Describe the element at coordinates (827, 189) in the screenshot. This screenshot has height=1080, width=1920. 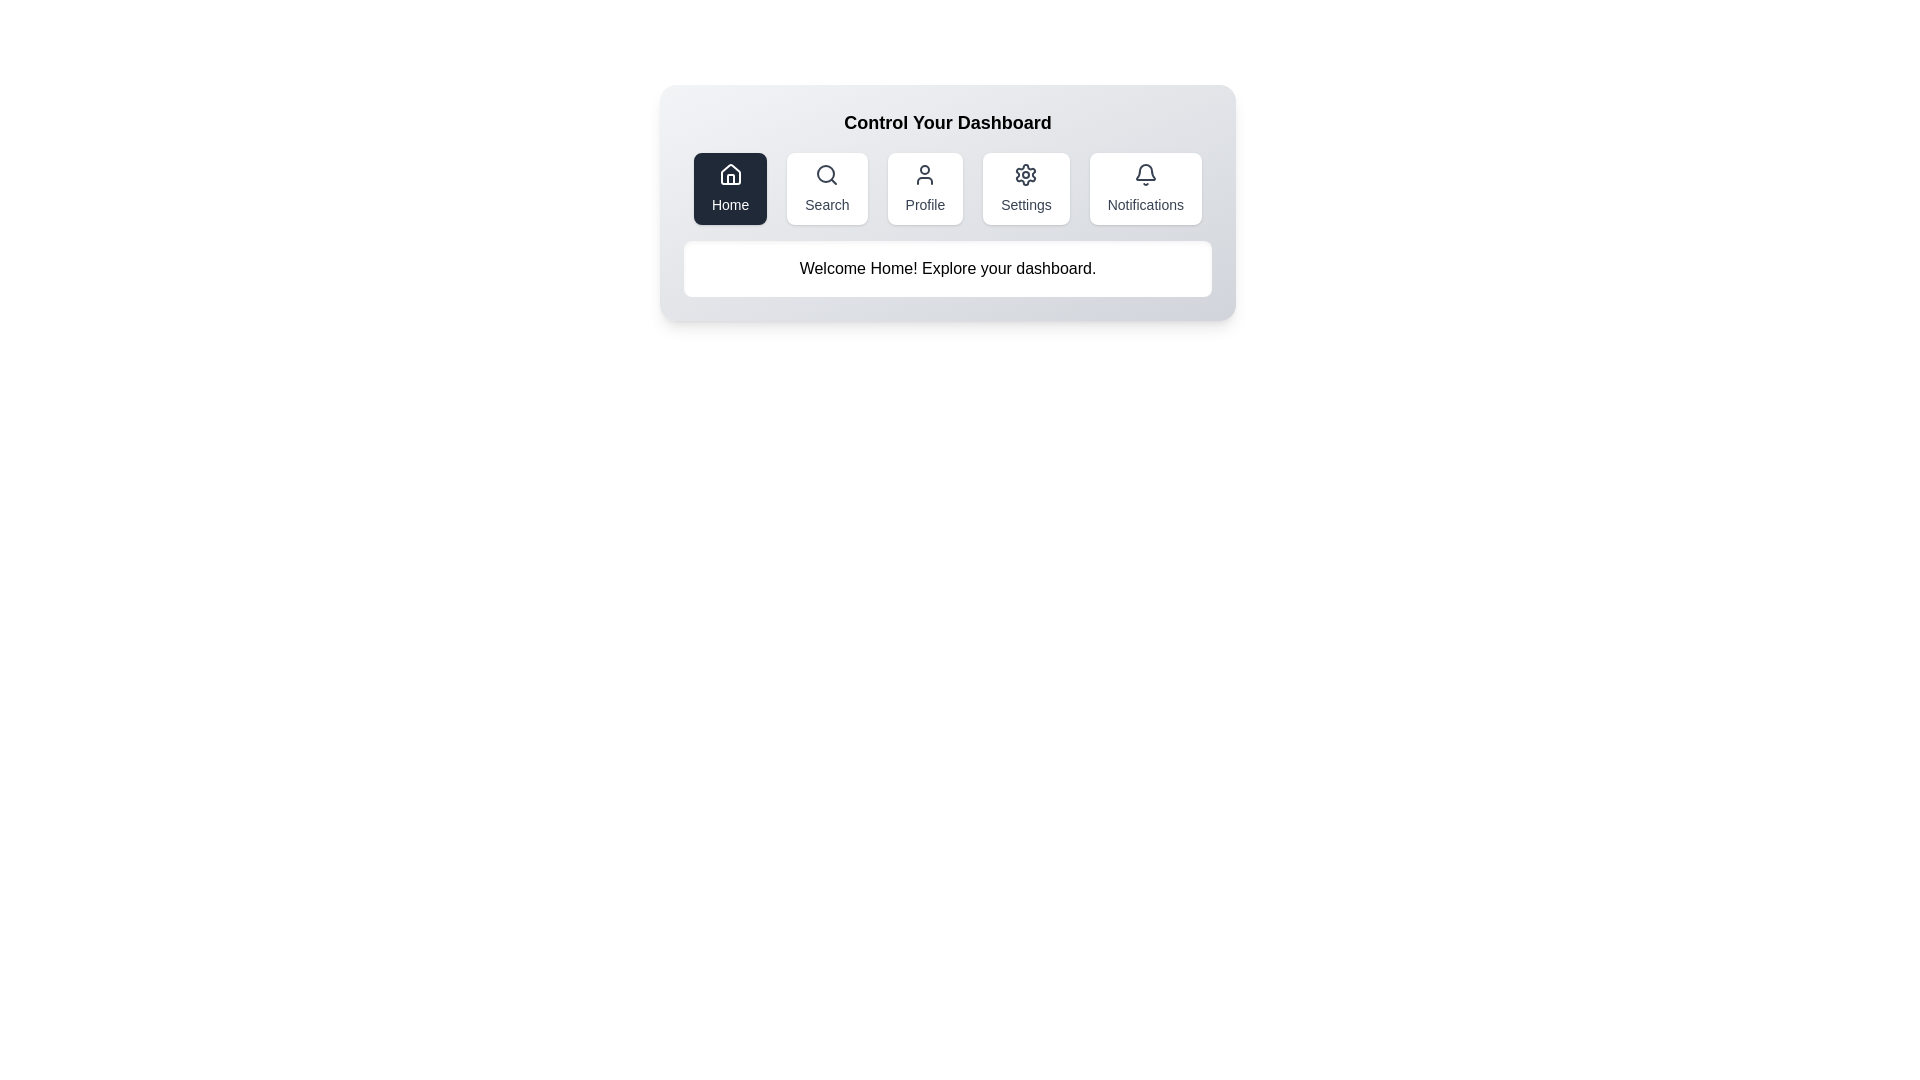
I see `the 'Search' button, which is a rectangular button with a white background and a magnifying glass icon` at that location.